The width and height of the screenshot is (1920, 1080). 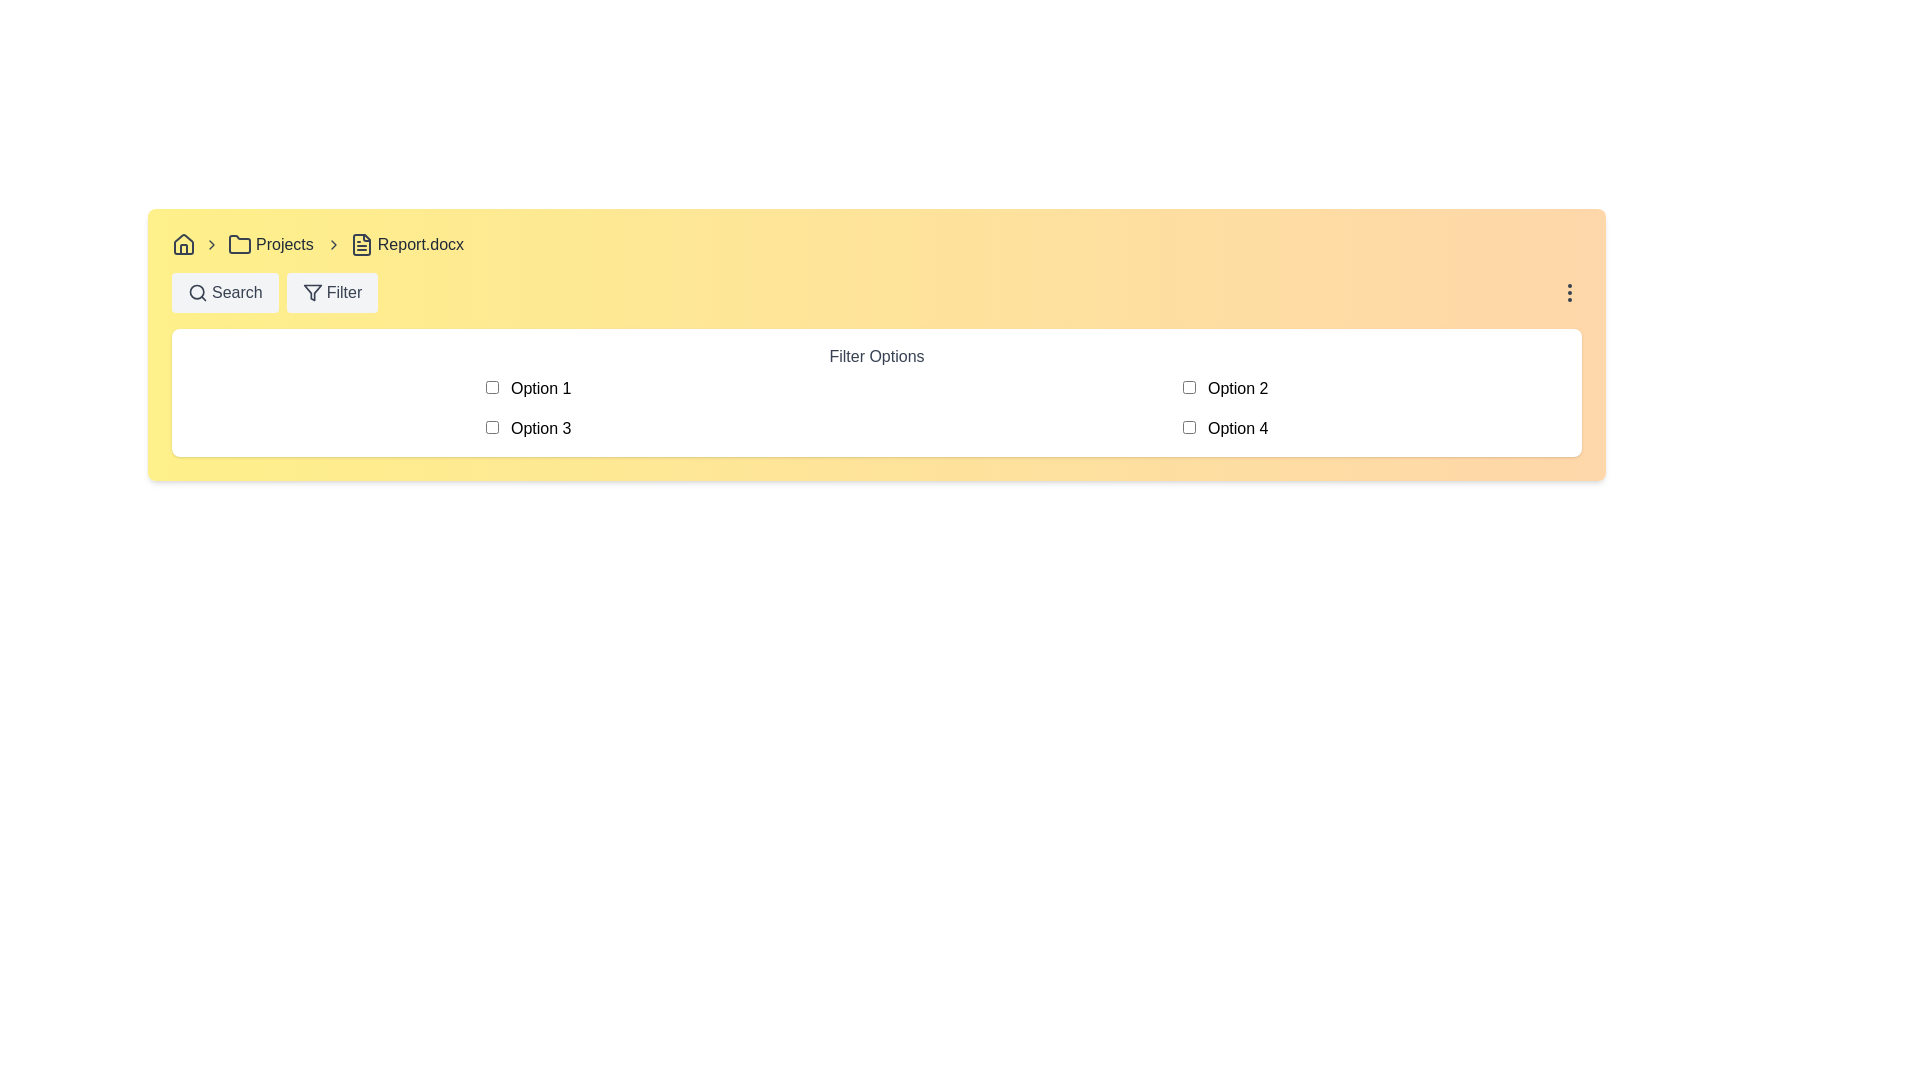 I want to click on the right-pointing arrow icon that serves as a breadcrumb separator in the navigation bar, positioned between 'Projects' and 'Report.docx', so click(x=333, y=244).